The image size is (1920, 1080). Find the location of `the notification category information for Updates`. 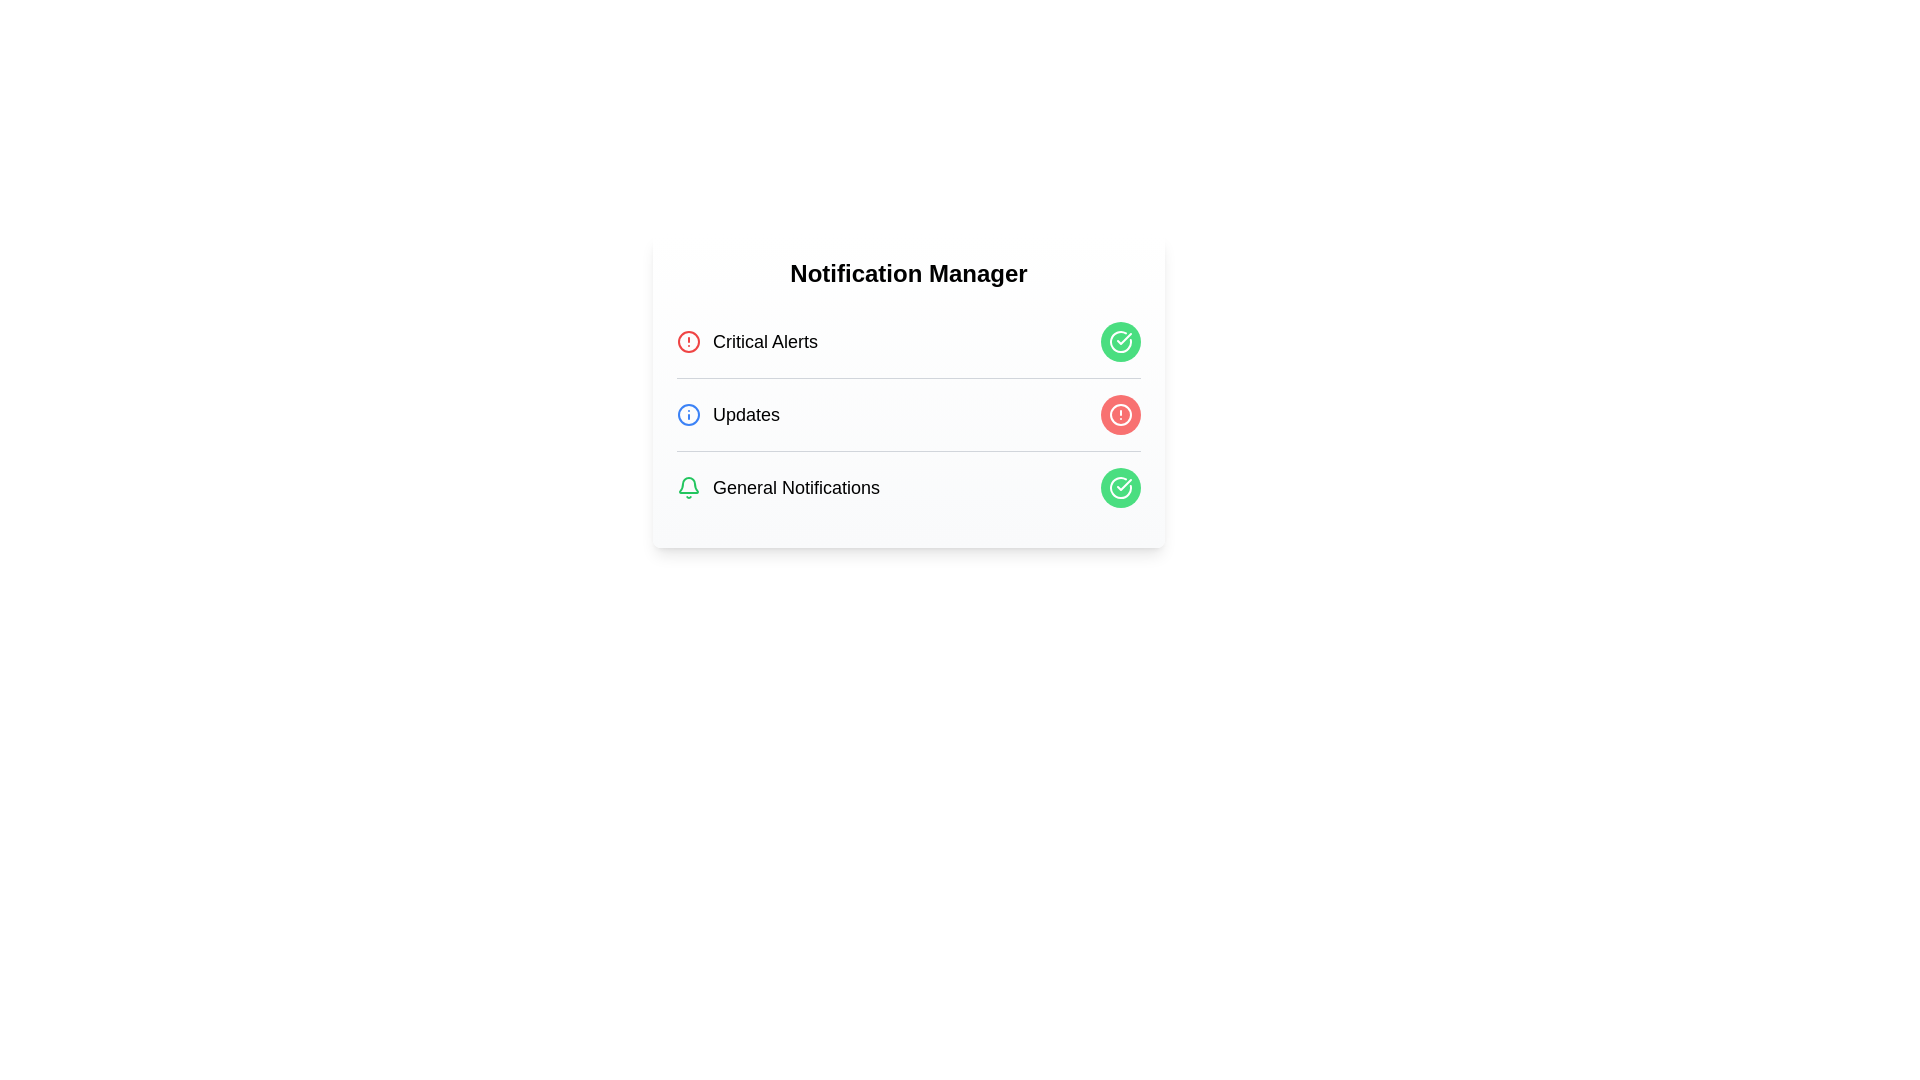

the notification category information for Updates is located at coordinates (727, 414).